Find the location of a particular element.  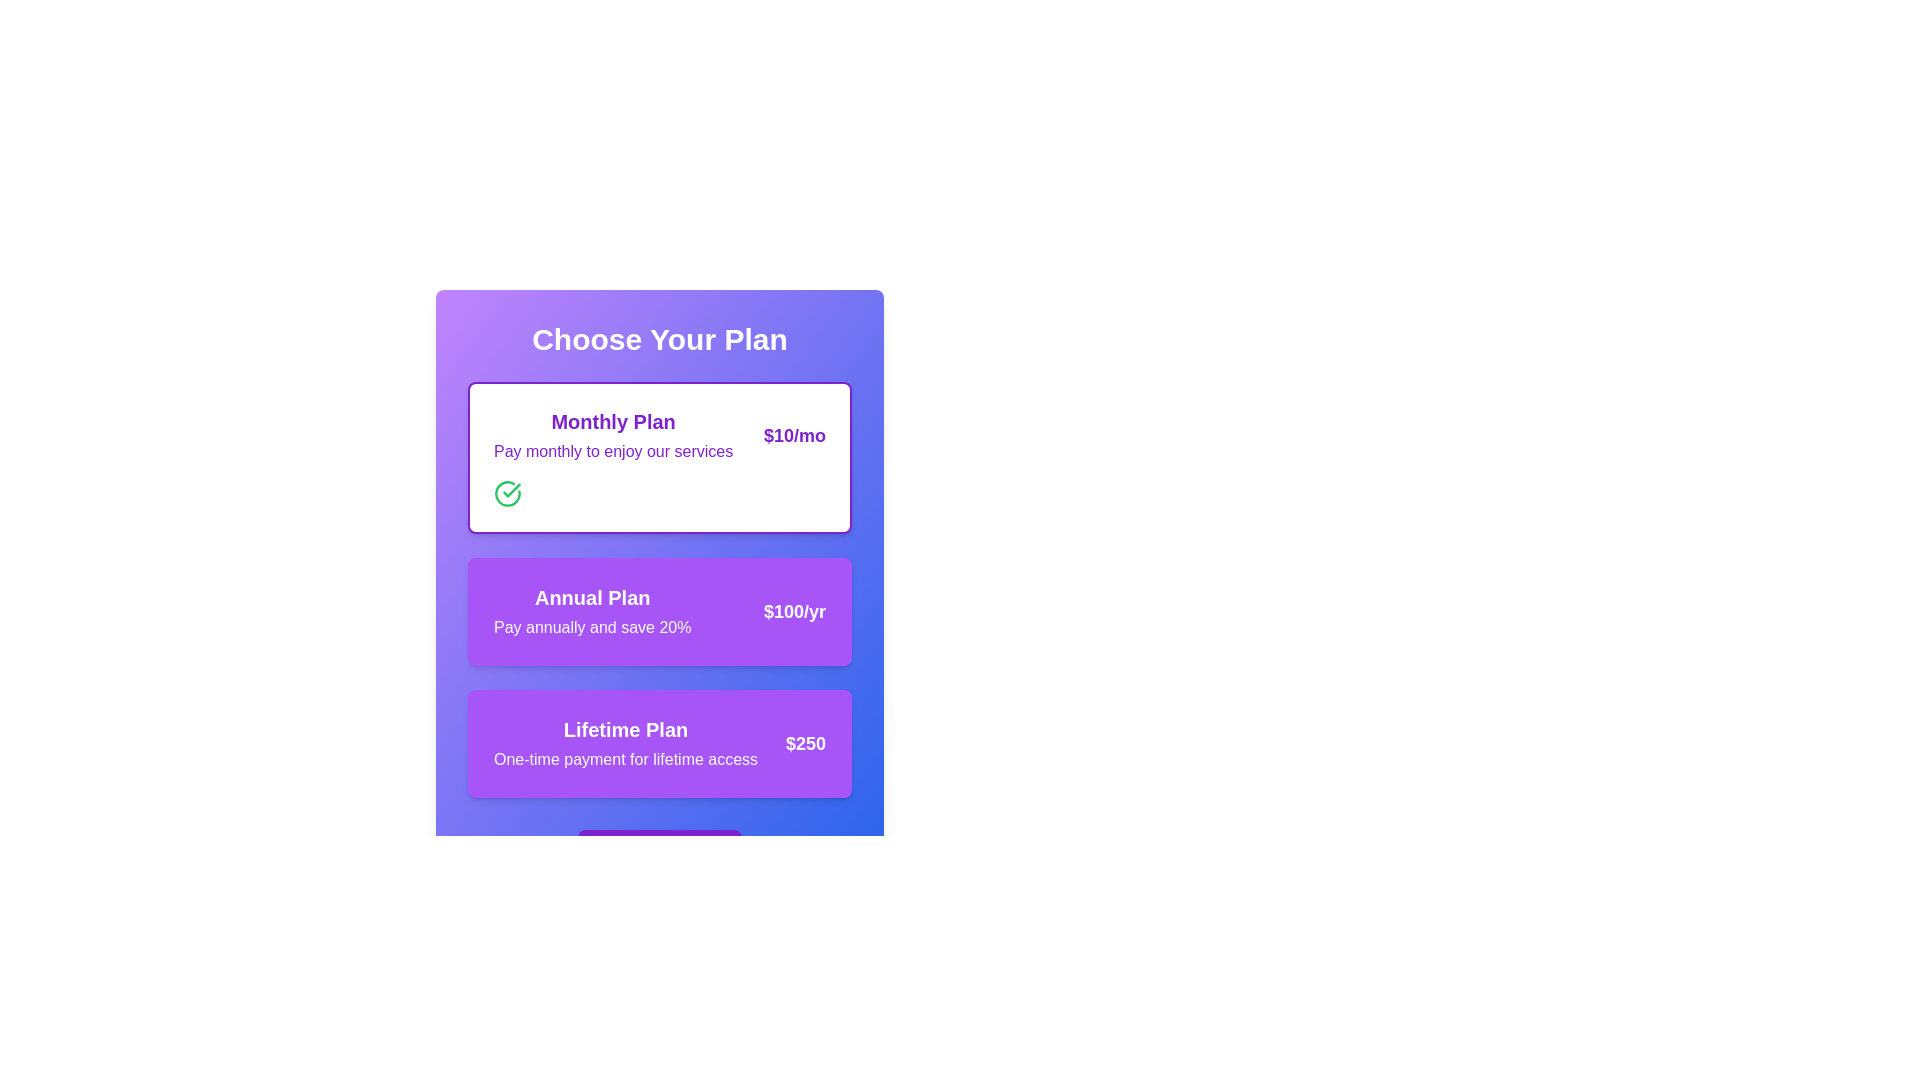

the 'Subscribe Now' button, which is a prominent rectangular button with a gradient background, located at the bottom of the 'Choose Your Plan' card is located at coordinates (660, 849).